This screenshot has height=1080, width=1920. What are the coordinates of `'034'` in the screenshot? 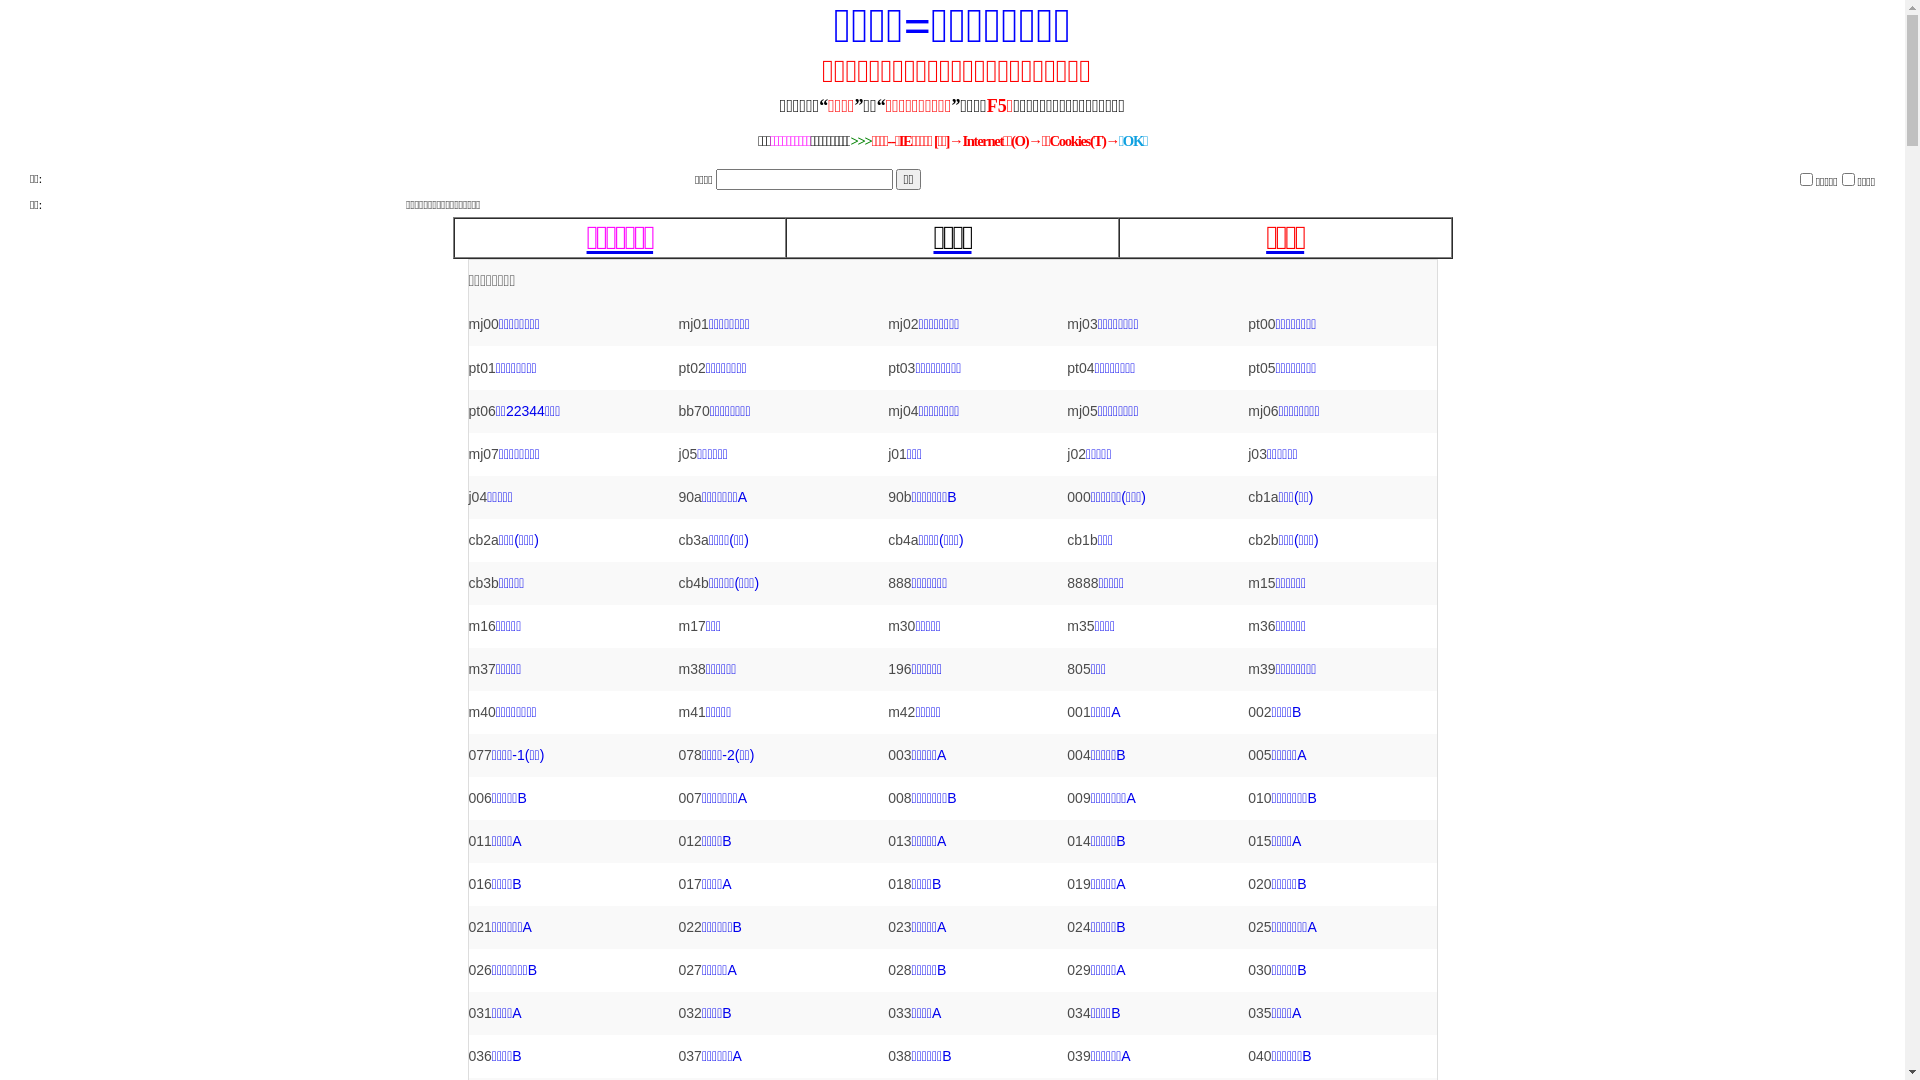 It's located at (1077, 1013).